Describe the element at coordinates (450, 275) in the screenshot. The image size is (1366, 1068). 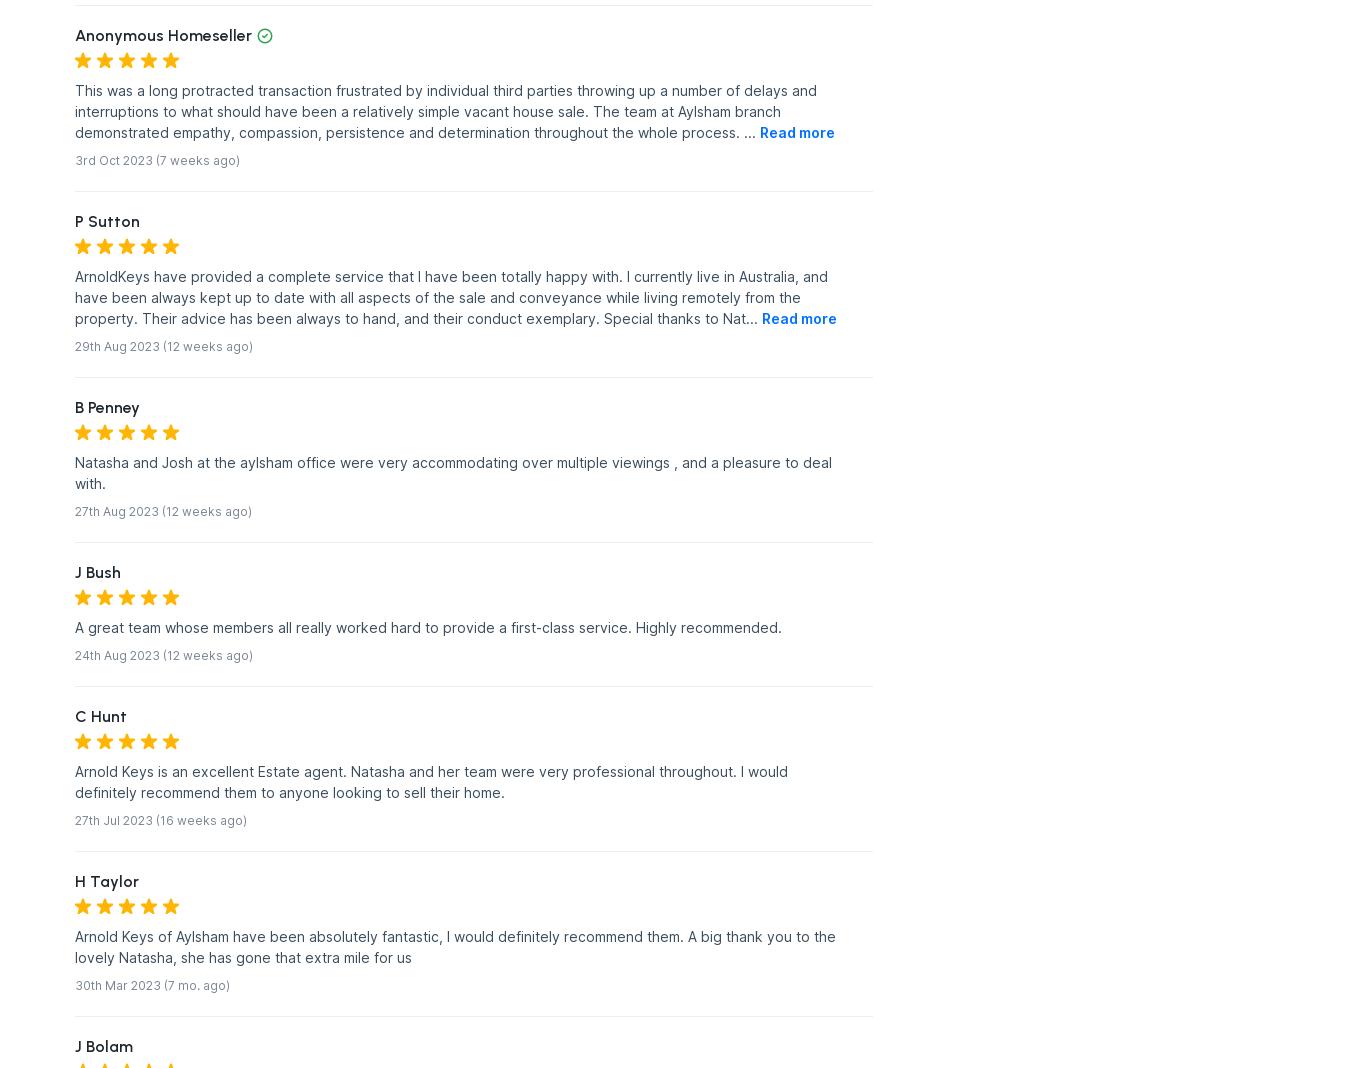
I see `'ArnoldKeys have provided a complete service that I have been totally happy with. I currently live in Australia, and'` at that location.